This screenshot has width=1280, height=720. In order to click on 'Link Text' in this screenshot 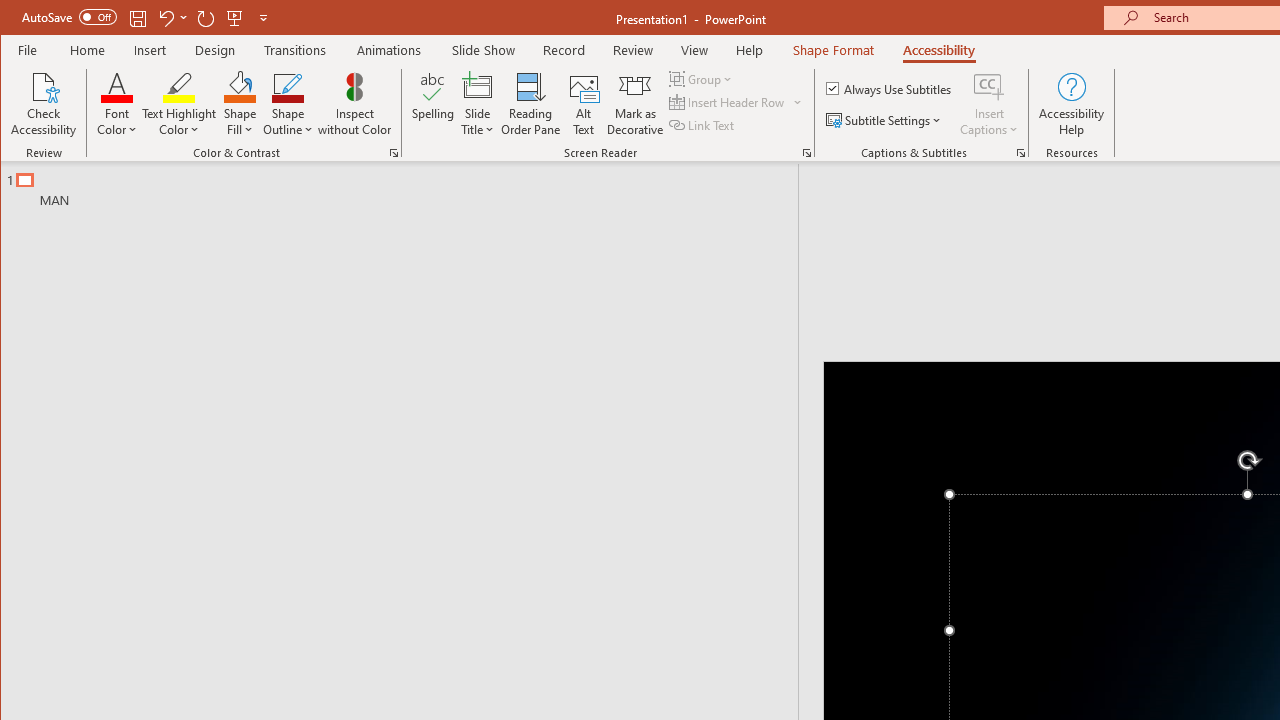, I will do `click(703, 125)`.